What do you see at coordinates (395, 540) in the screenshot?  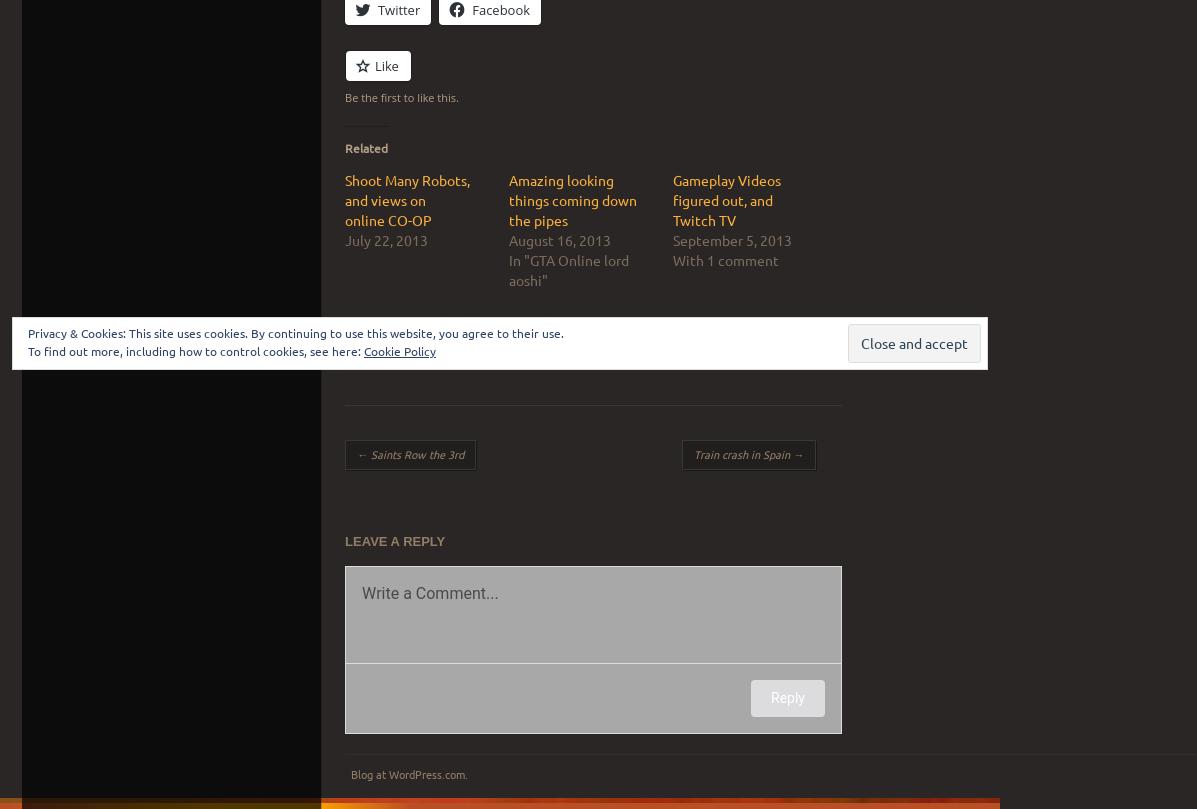 I see `'Leave a Reply'` at bounding box center [395, 540].